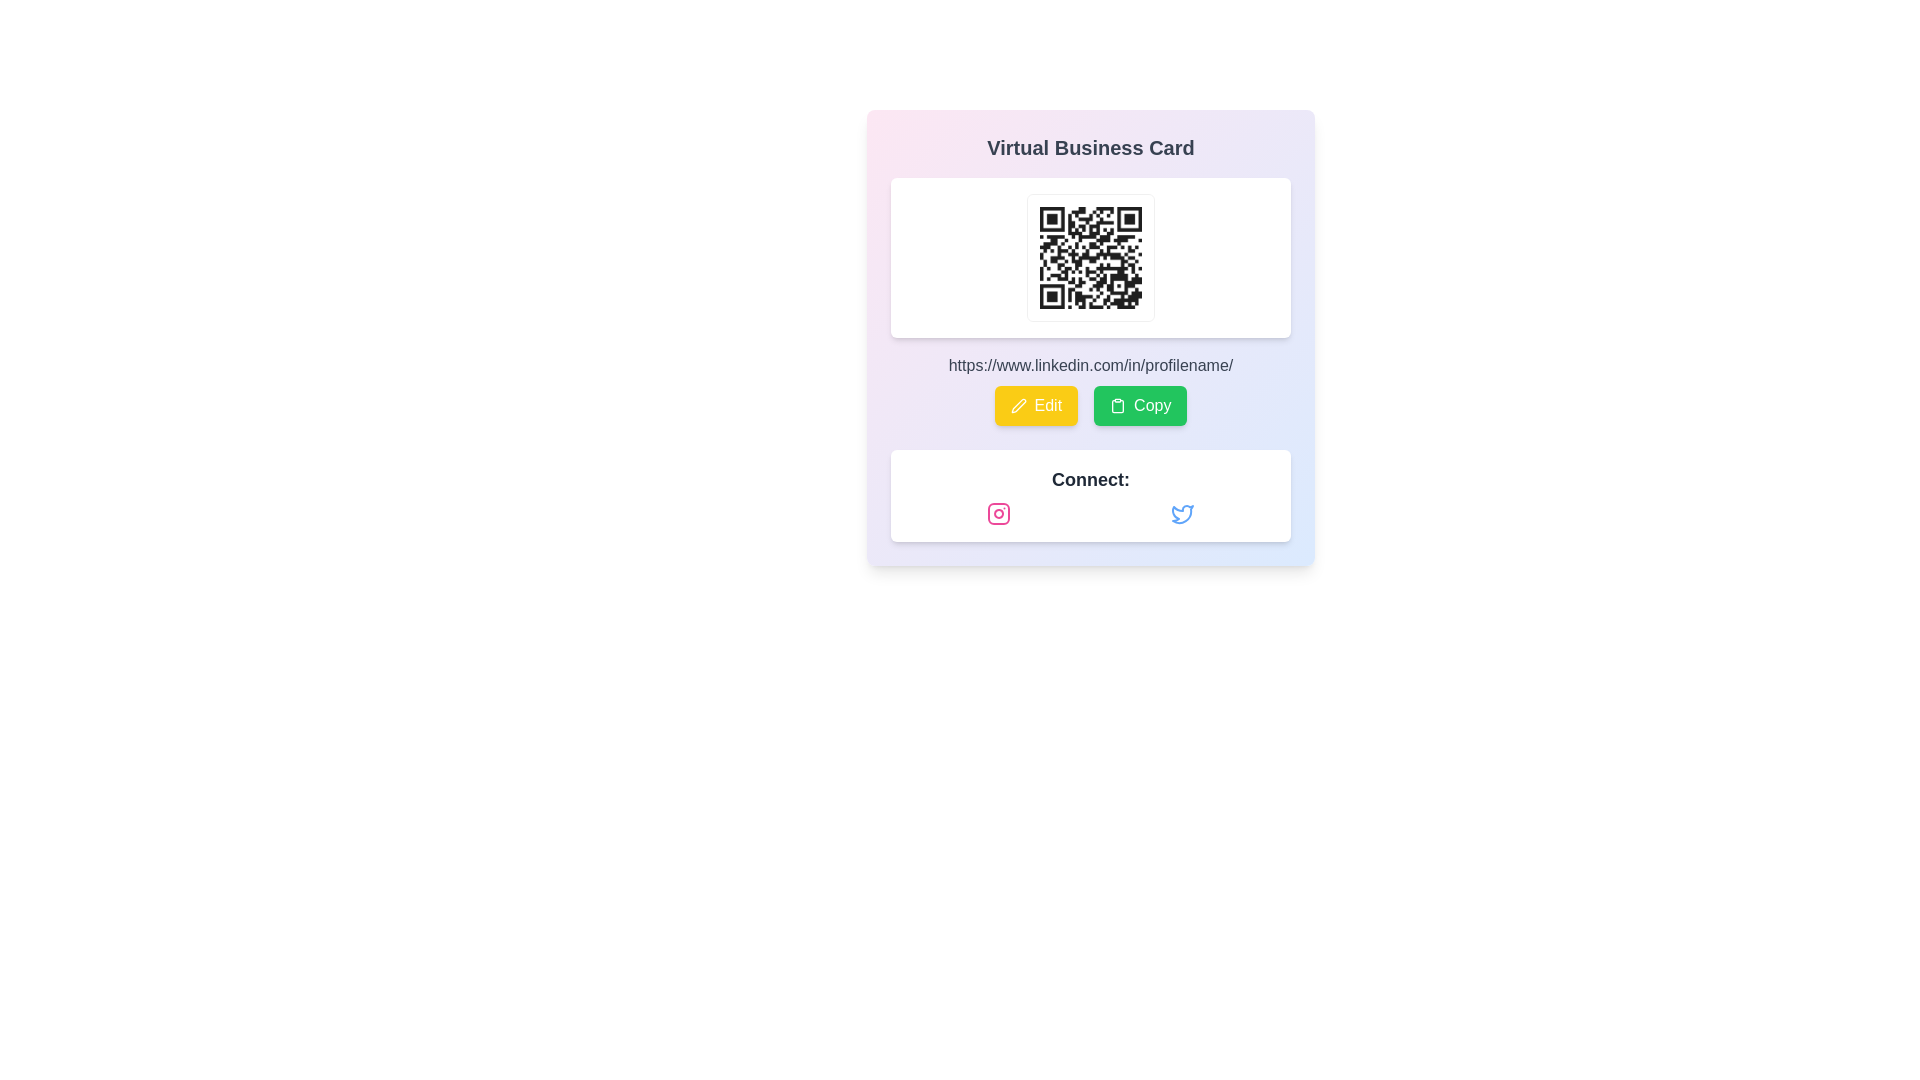 This screenshot has height=1080, width=1920. Describe the element at coordinates (1117, 405) in the screenshot. I see `the 'Copy' button, which is located on the right-hand side below a link and adjacent` at that location.